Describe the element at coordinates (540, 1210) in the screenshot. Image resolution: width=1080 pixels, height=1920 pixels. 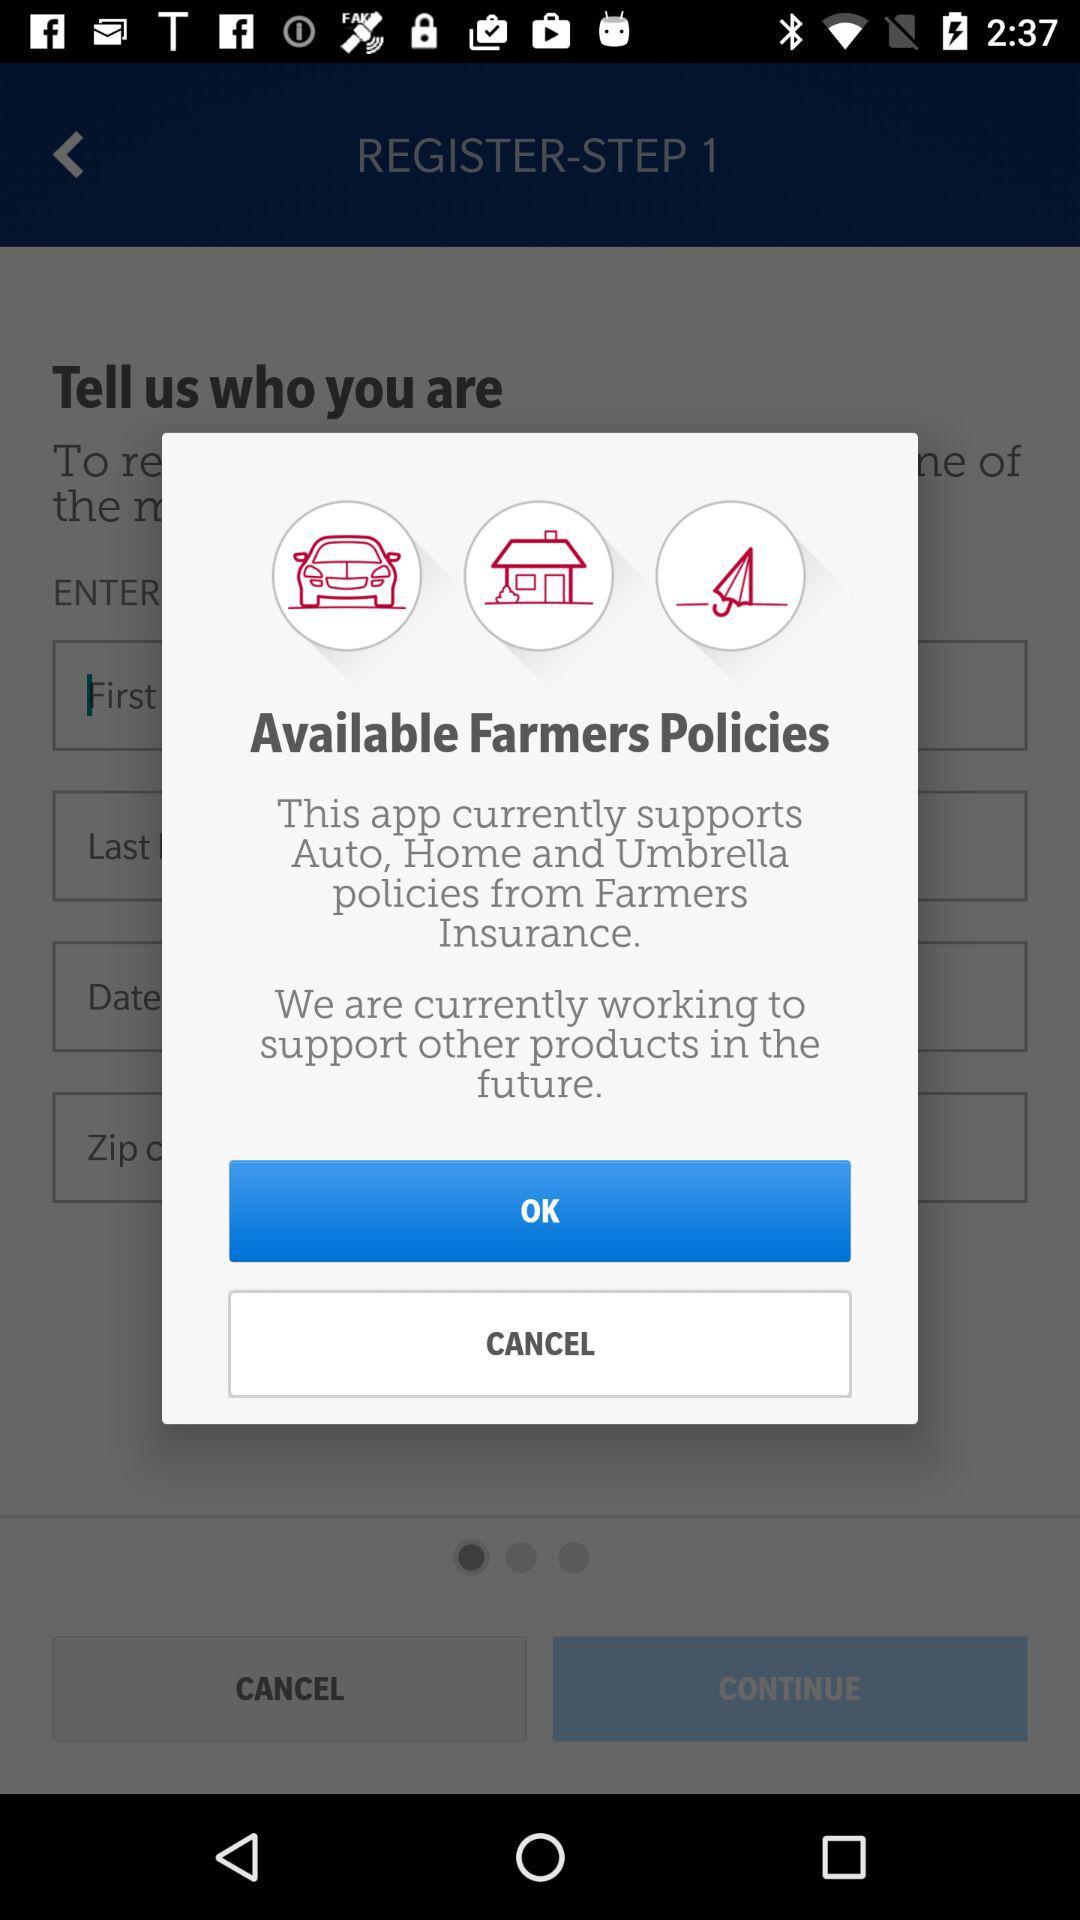
I see `ok item` at that location.